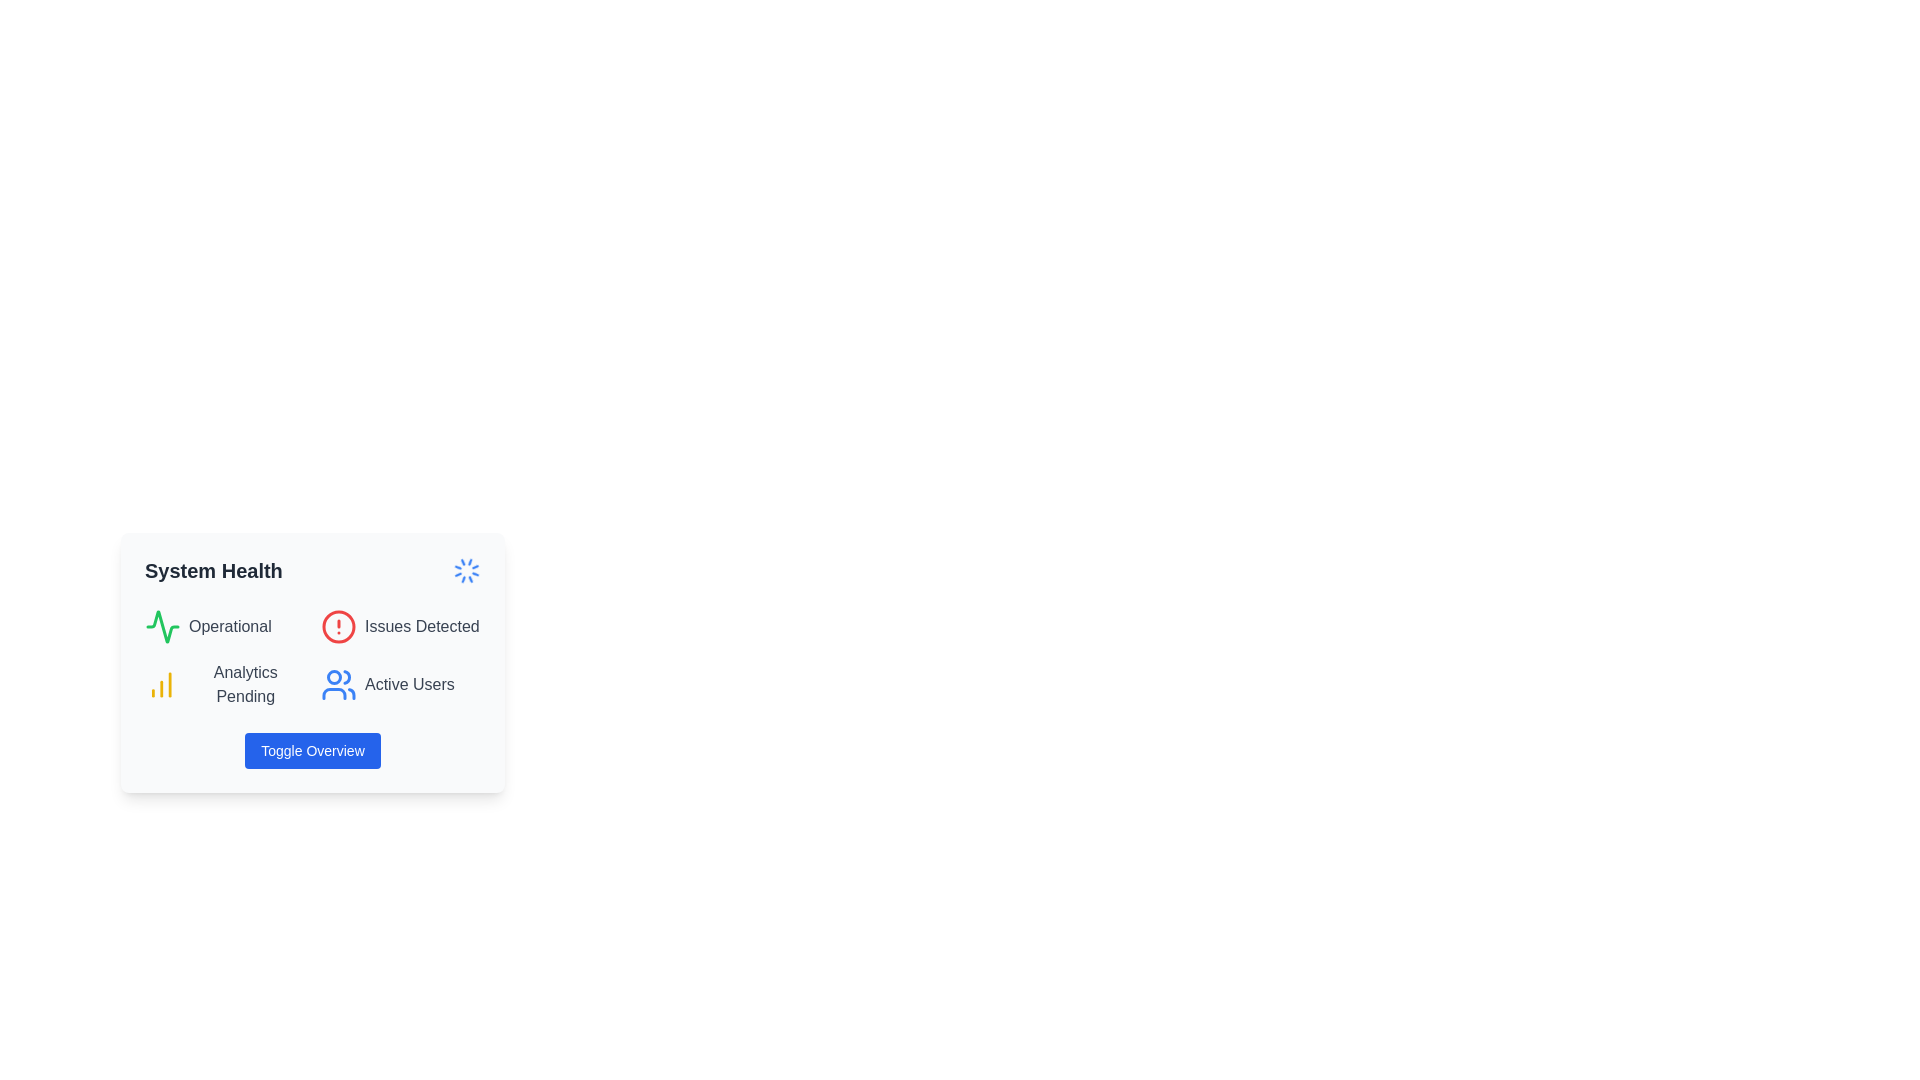 Image resolution: width=1920 pixels, height=1080 pixels. What do you see at coordinates (339, 626) in the screenshot?
I see `the alert icon located in the top-right quadrant of the 'System Health' card, adjacent to the 'Issues Detected' text` at bounding box center [339, 626].